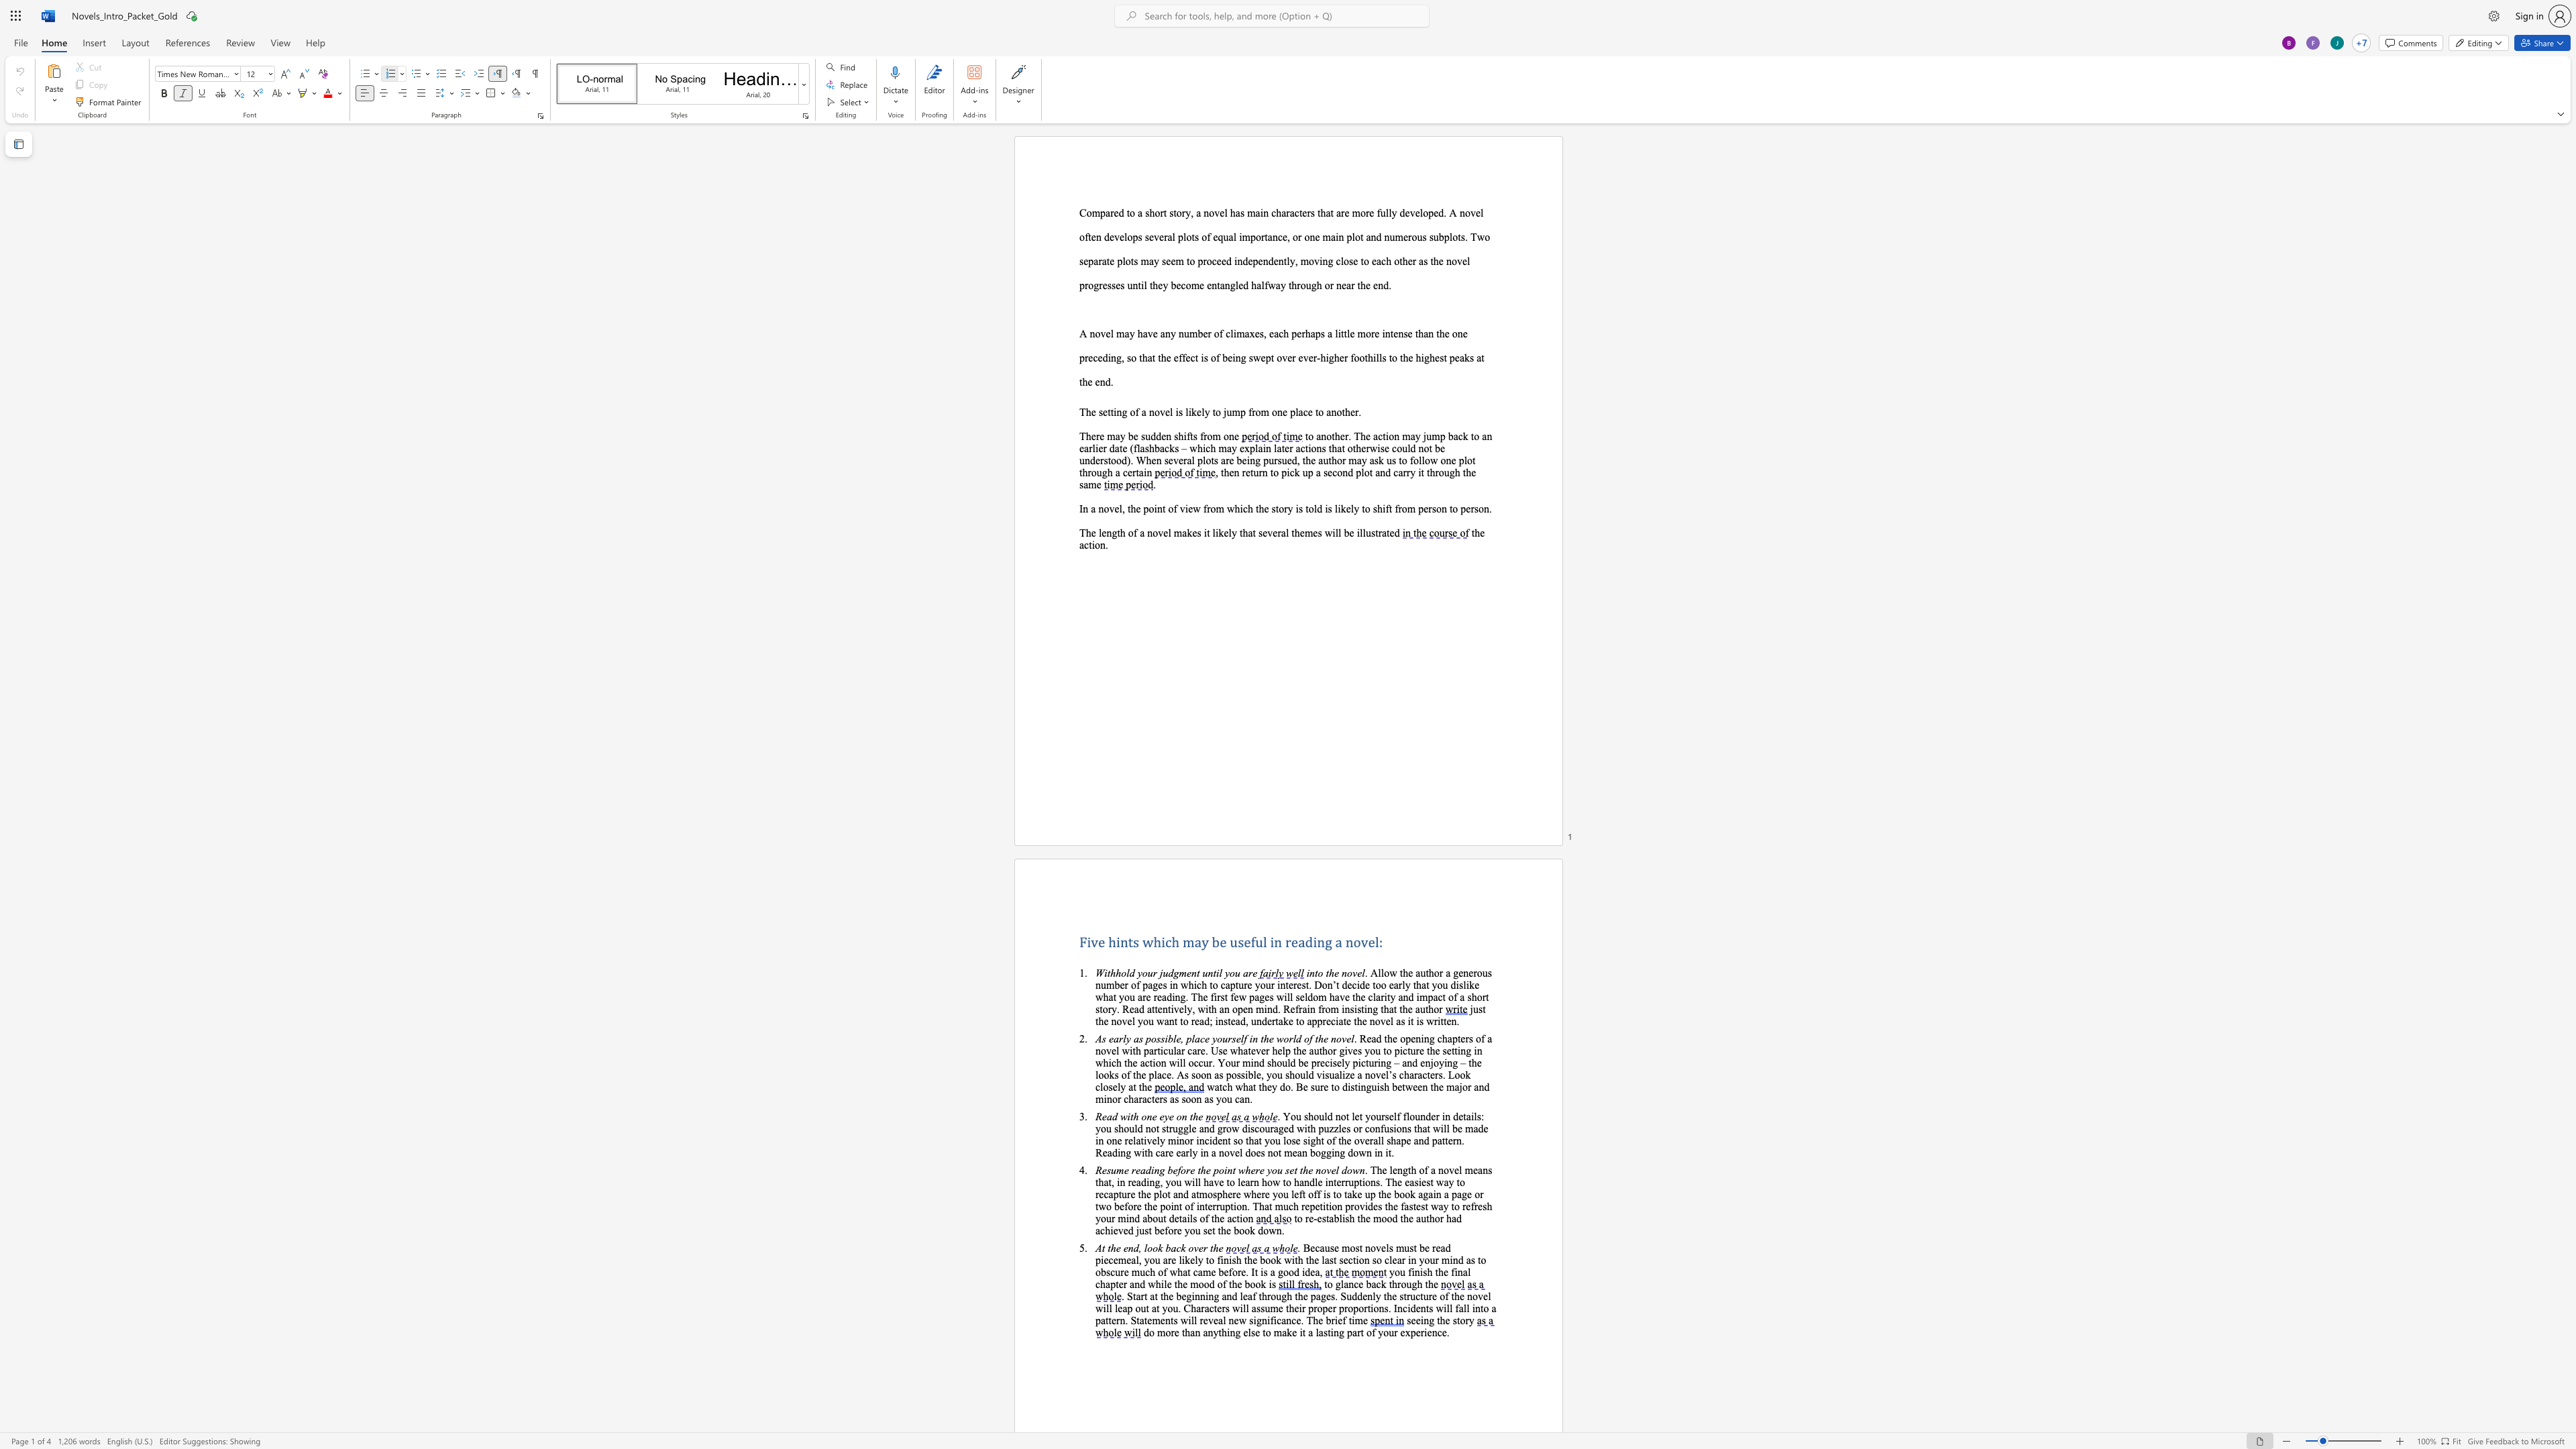  I want to click on the space between the continuous character "u" and "i" in the text, so click(1375, 1087).